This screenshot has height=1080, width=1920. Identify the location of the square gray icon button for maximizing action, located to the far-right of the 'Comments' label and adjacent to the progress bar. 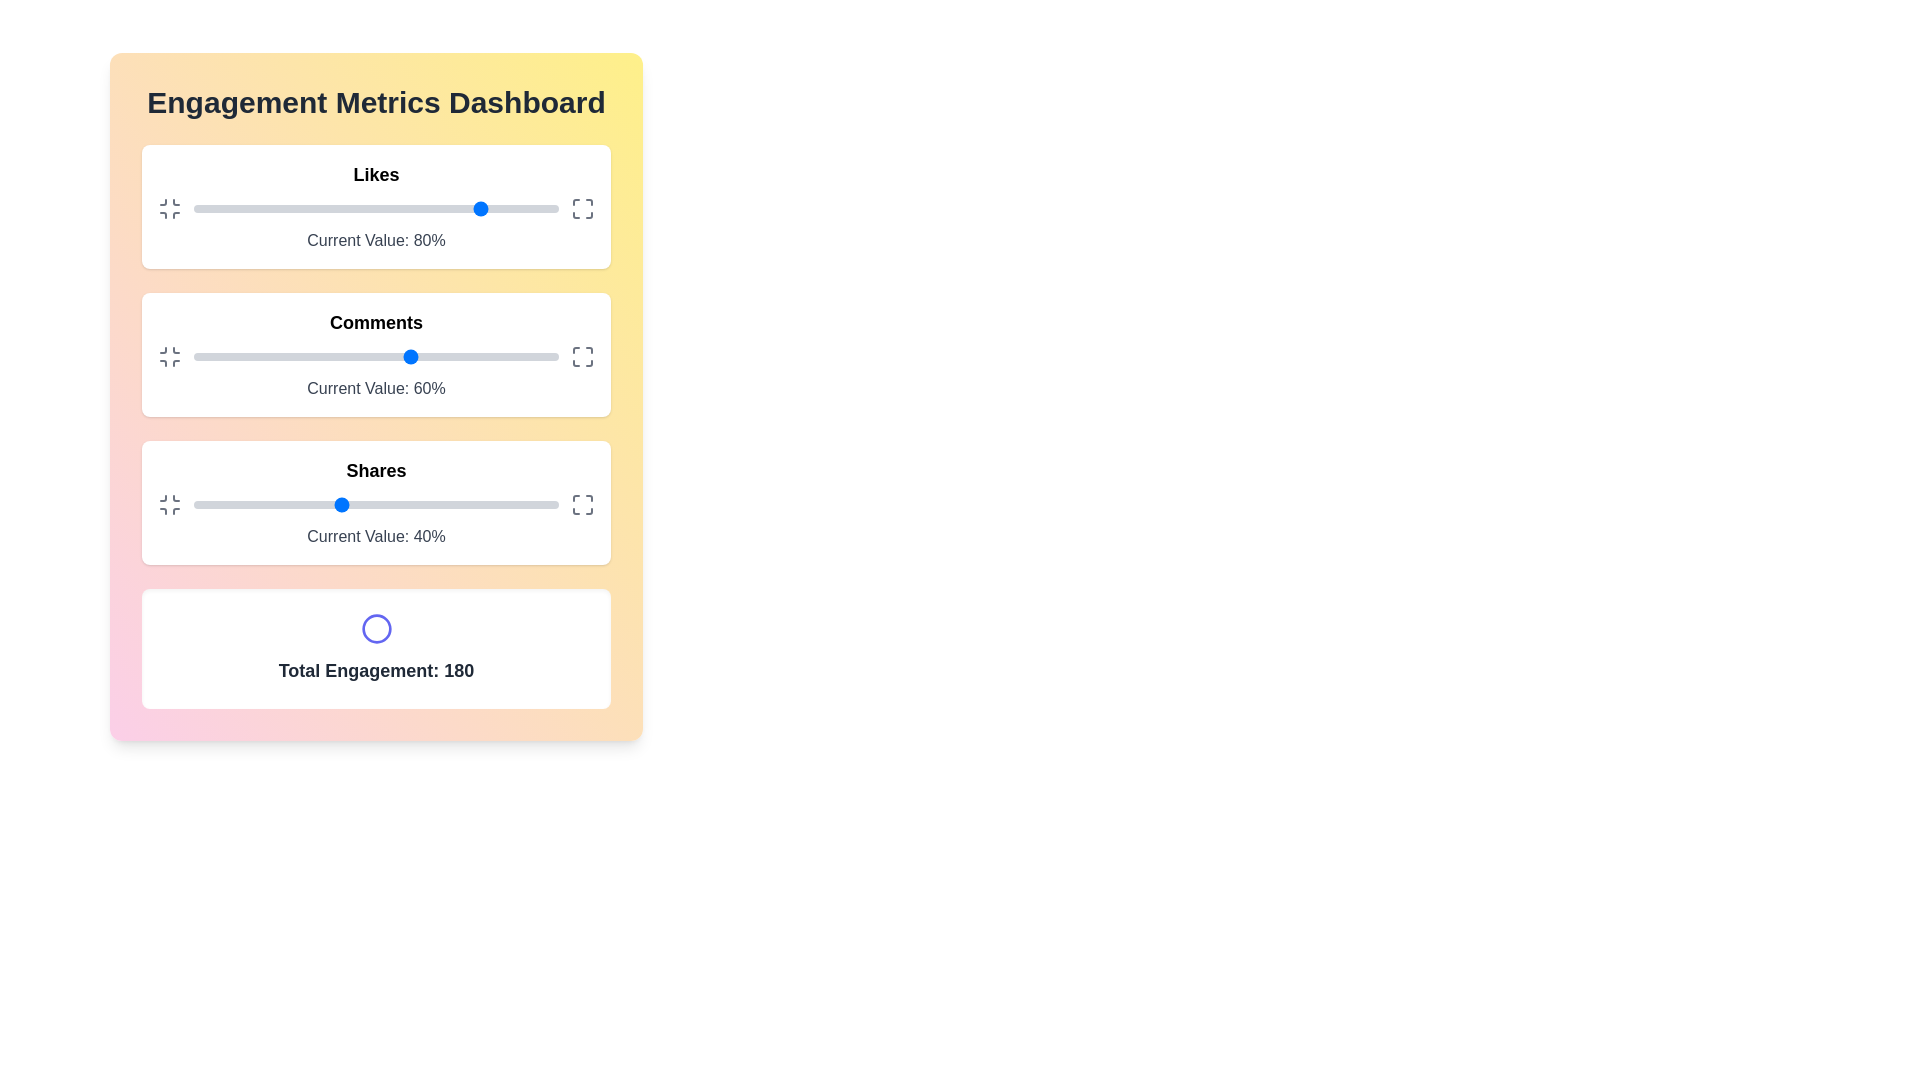
(581, 356).